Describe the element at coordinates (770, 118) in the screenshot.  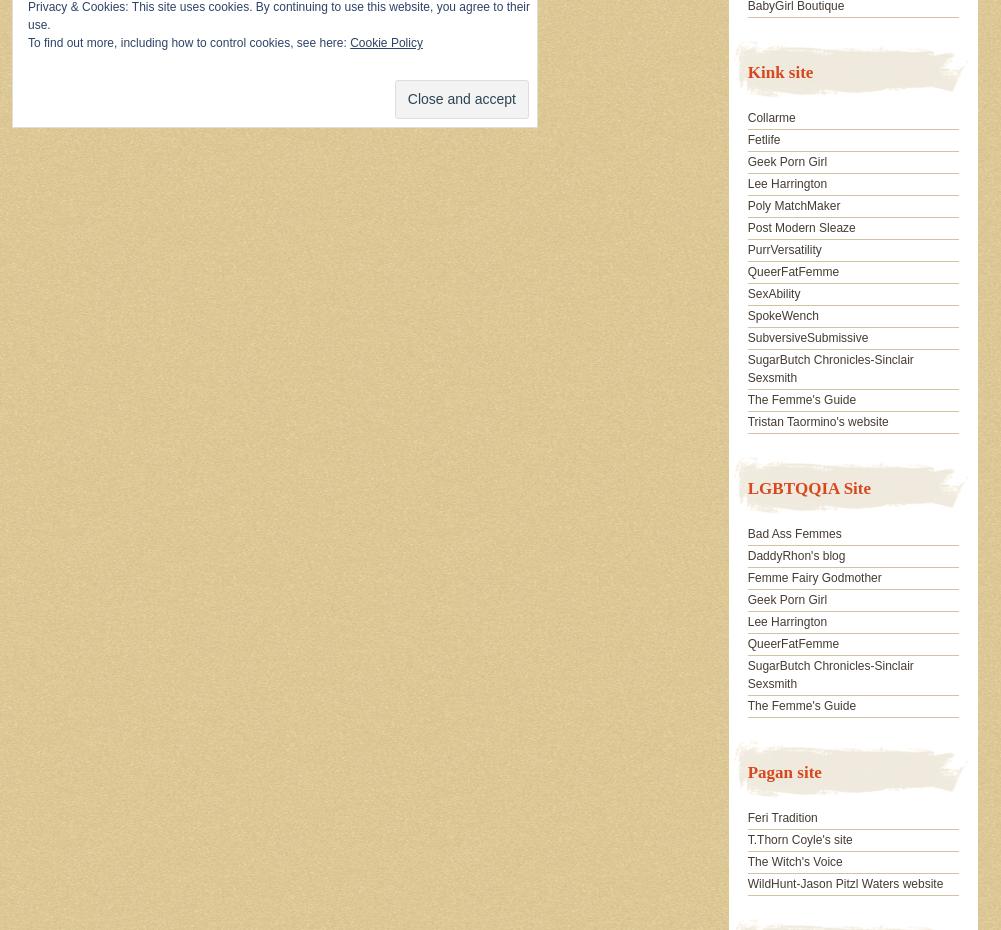
I see `'Collarme'` at that location.